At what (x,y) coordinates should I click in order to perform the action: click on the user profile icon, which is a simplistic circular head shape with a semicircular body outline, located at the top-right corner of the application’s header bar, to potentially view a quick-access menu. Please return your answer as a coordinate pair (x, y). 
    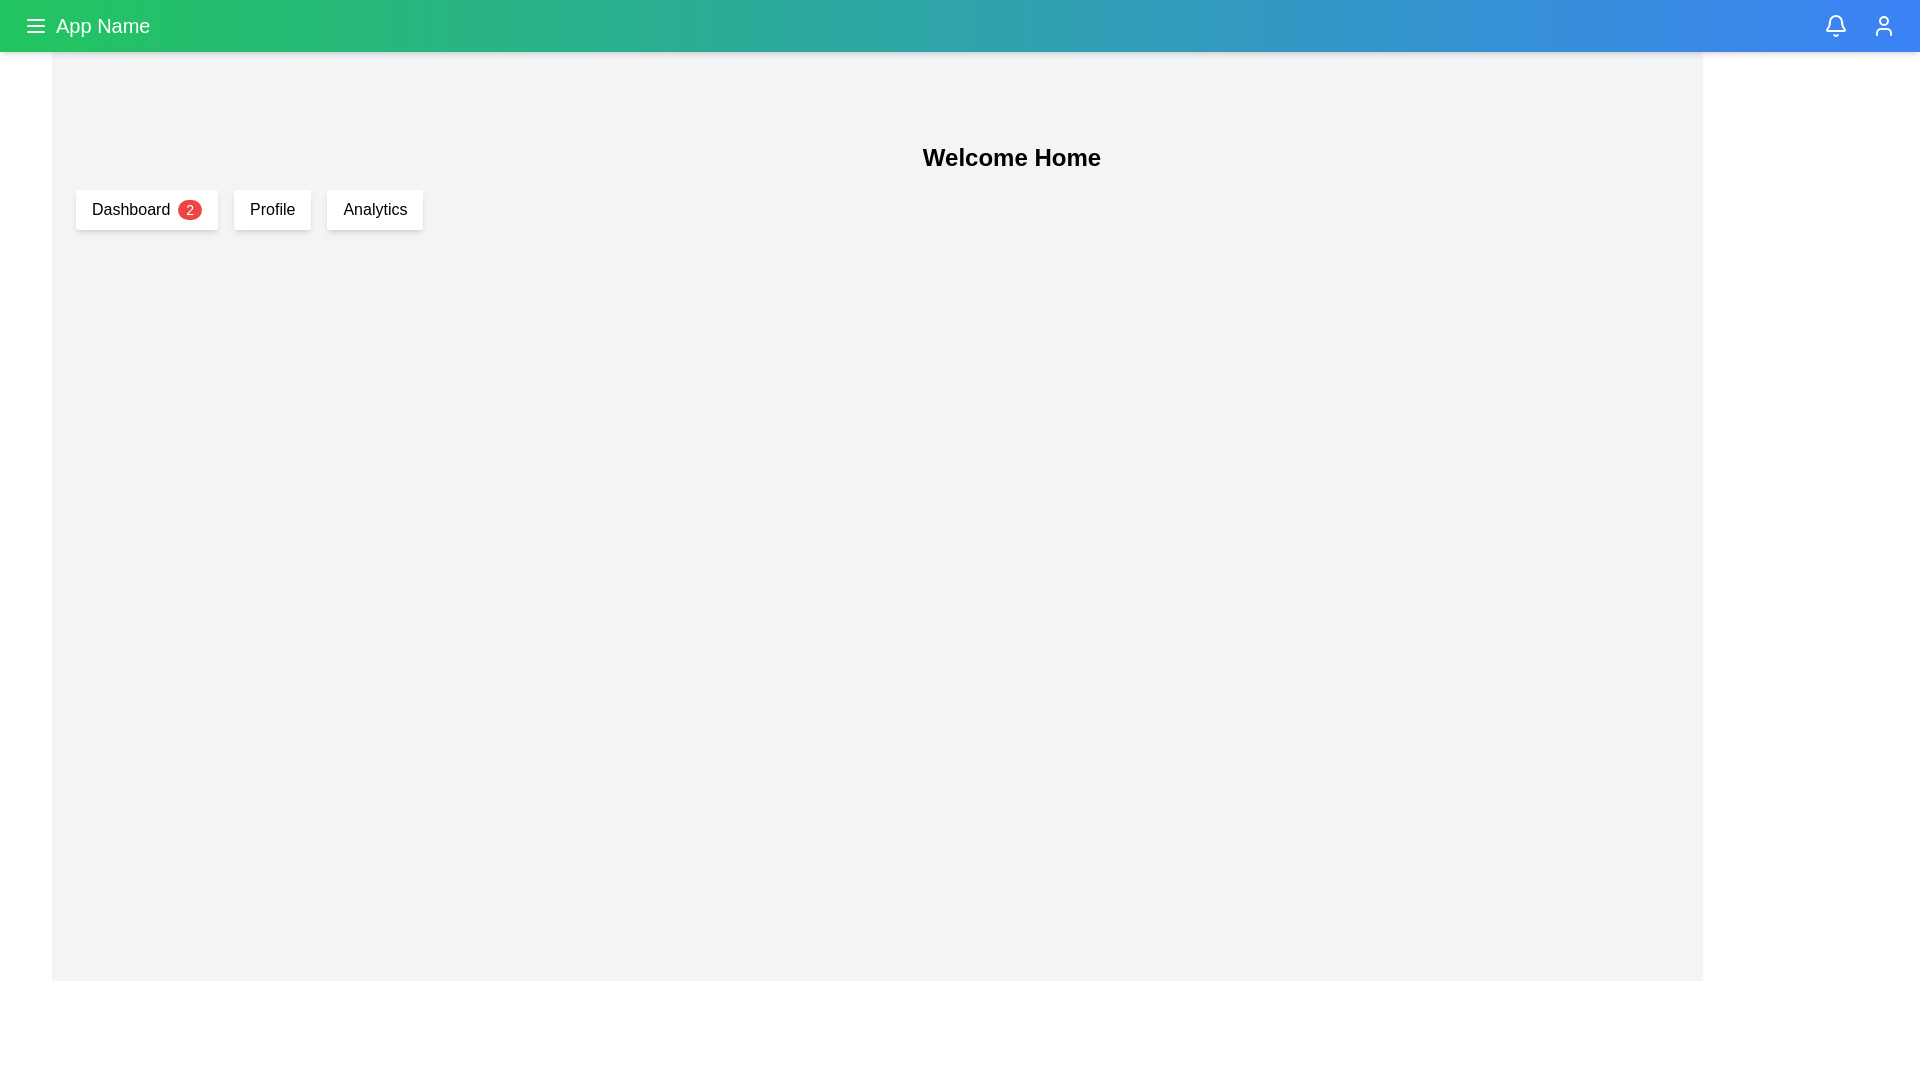
    Looking at the image, I should click on (1882, 26).